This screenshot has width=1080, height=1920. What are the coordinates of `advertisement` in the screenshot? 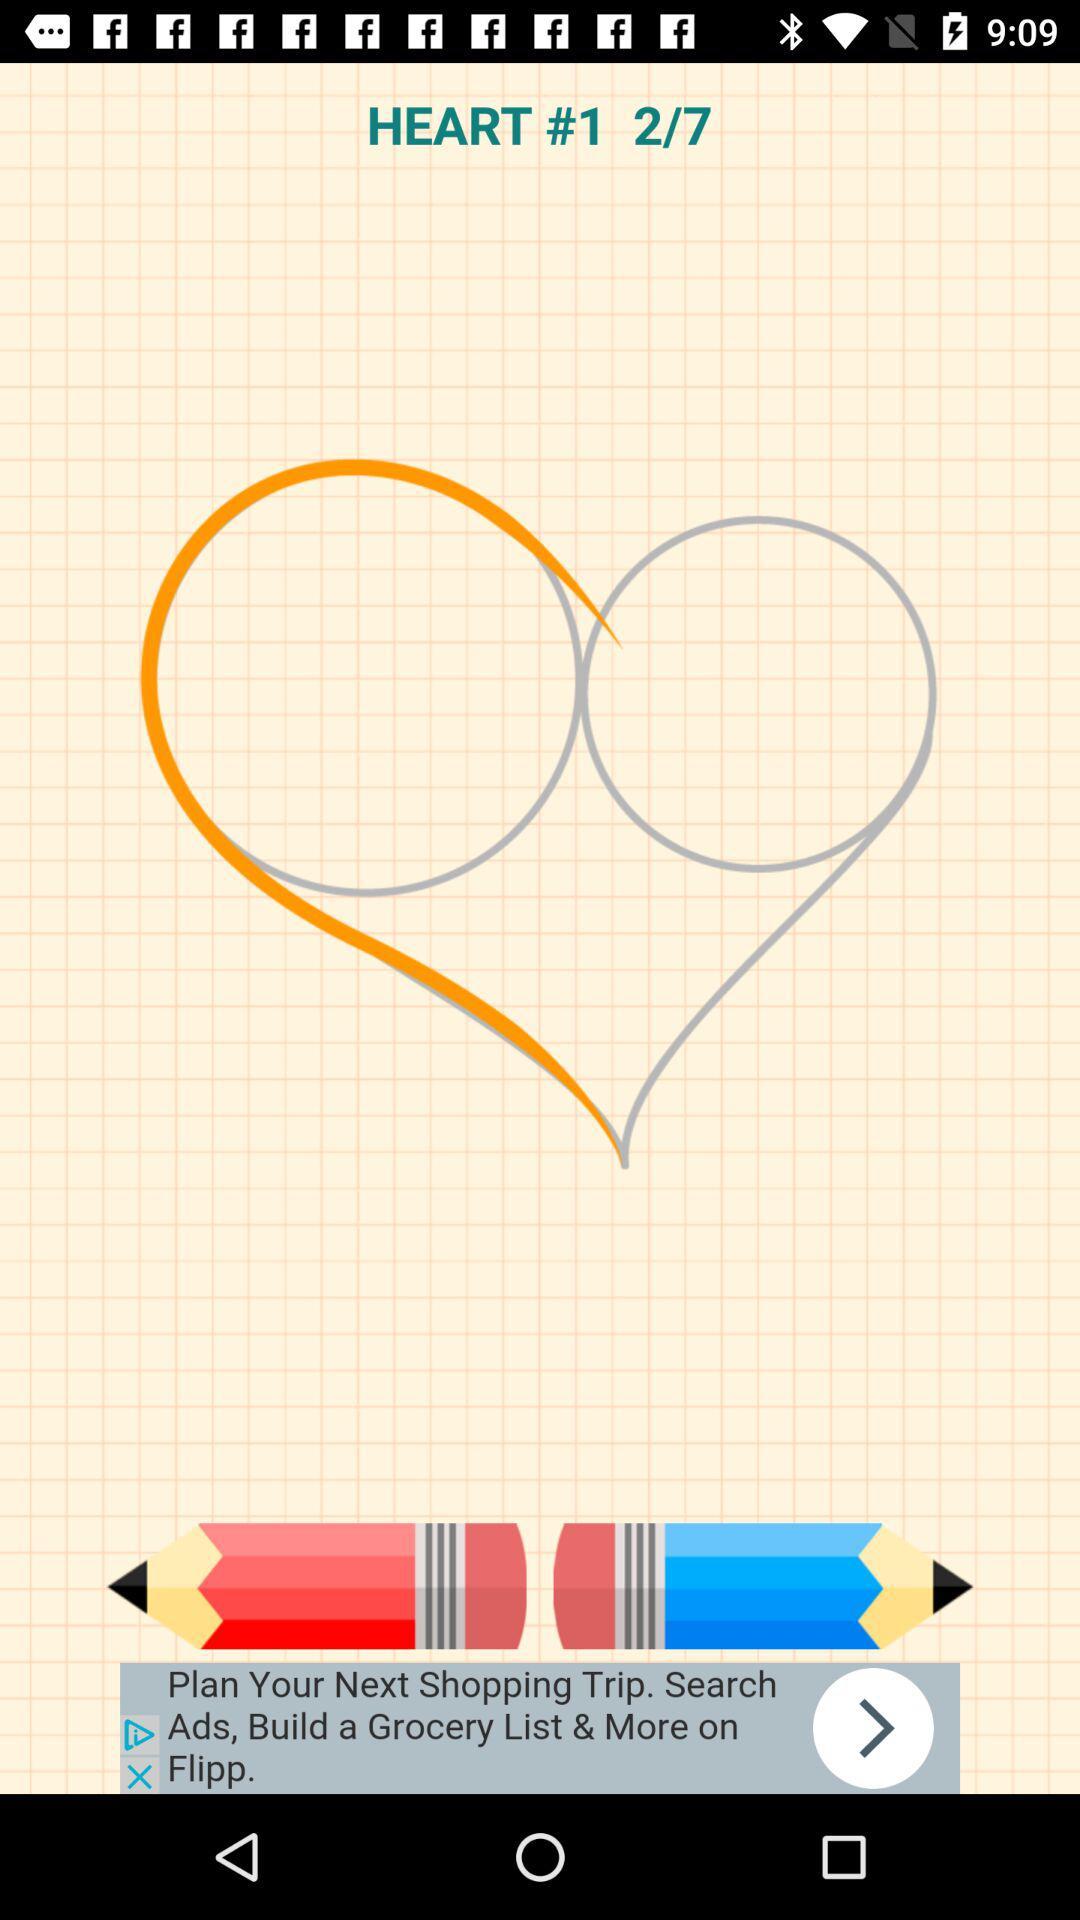 It's located at (540, 1727).